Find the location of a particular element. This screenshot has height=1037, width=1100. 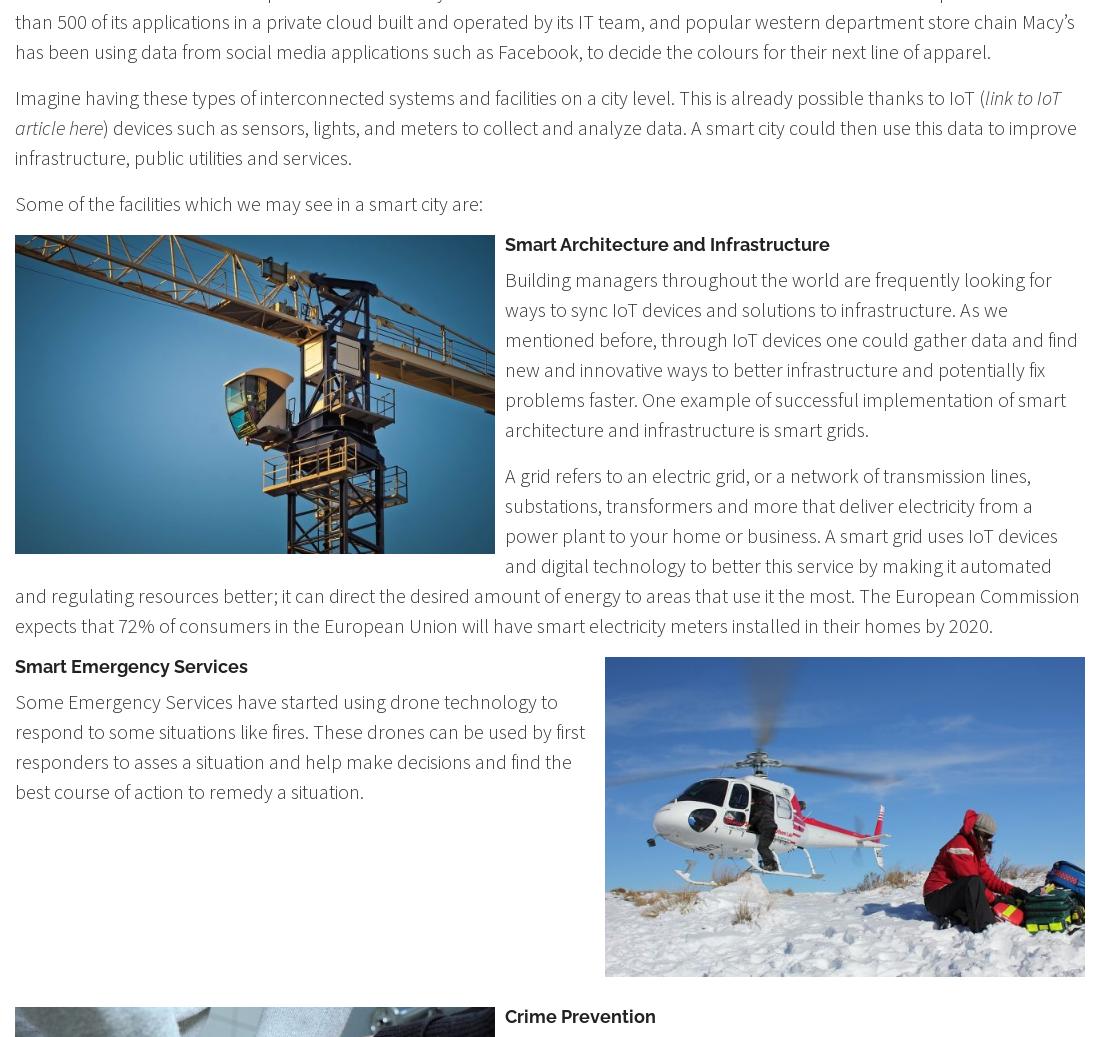

'Building managers throughout the world are frequently looking for ways to sync IoT devices and solutions to infrastructure. As we mentioned before, through IoT devices one could gather data and find new and innovative ways to better infrastructure and potentially fix problems faster. One example of successful implementation of smart architecture and infrastructure is smart grids.' is located at coordinates (791, 352).